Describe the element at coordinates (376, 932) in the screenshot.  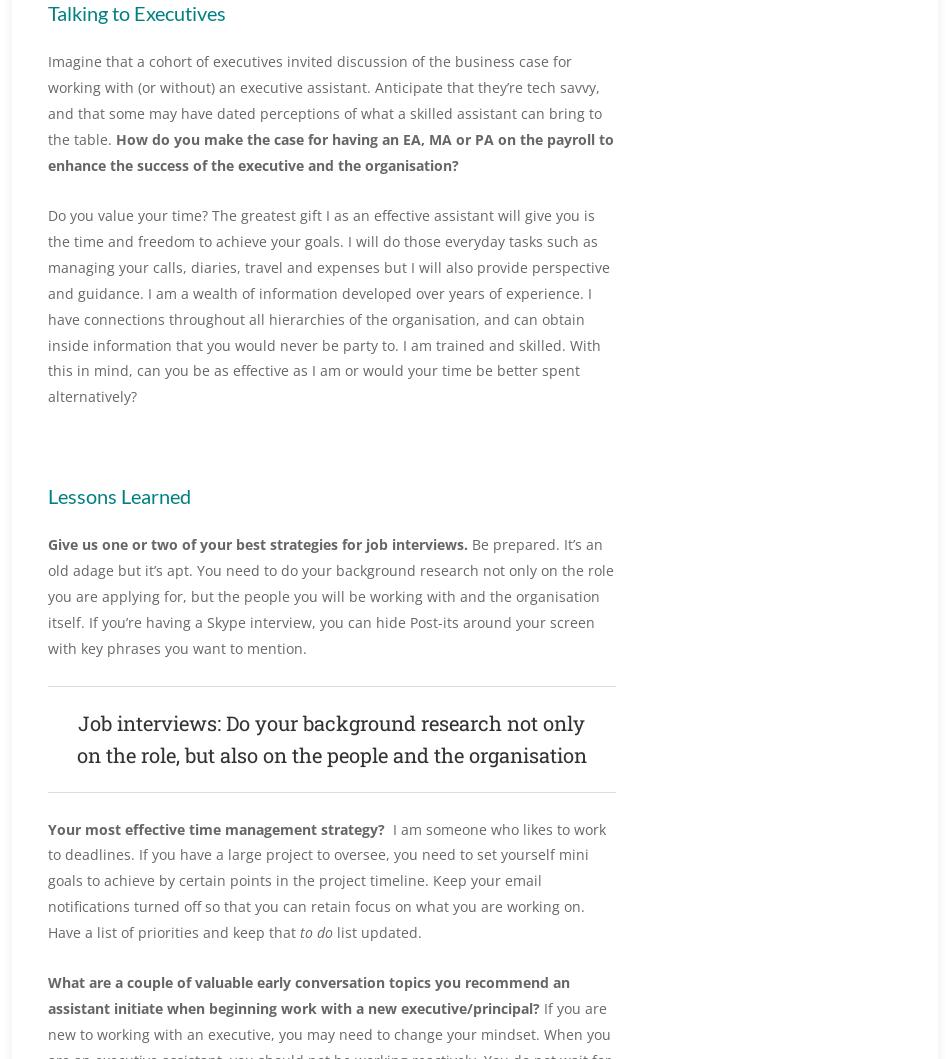
I see `'list updated.'` at that location.